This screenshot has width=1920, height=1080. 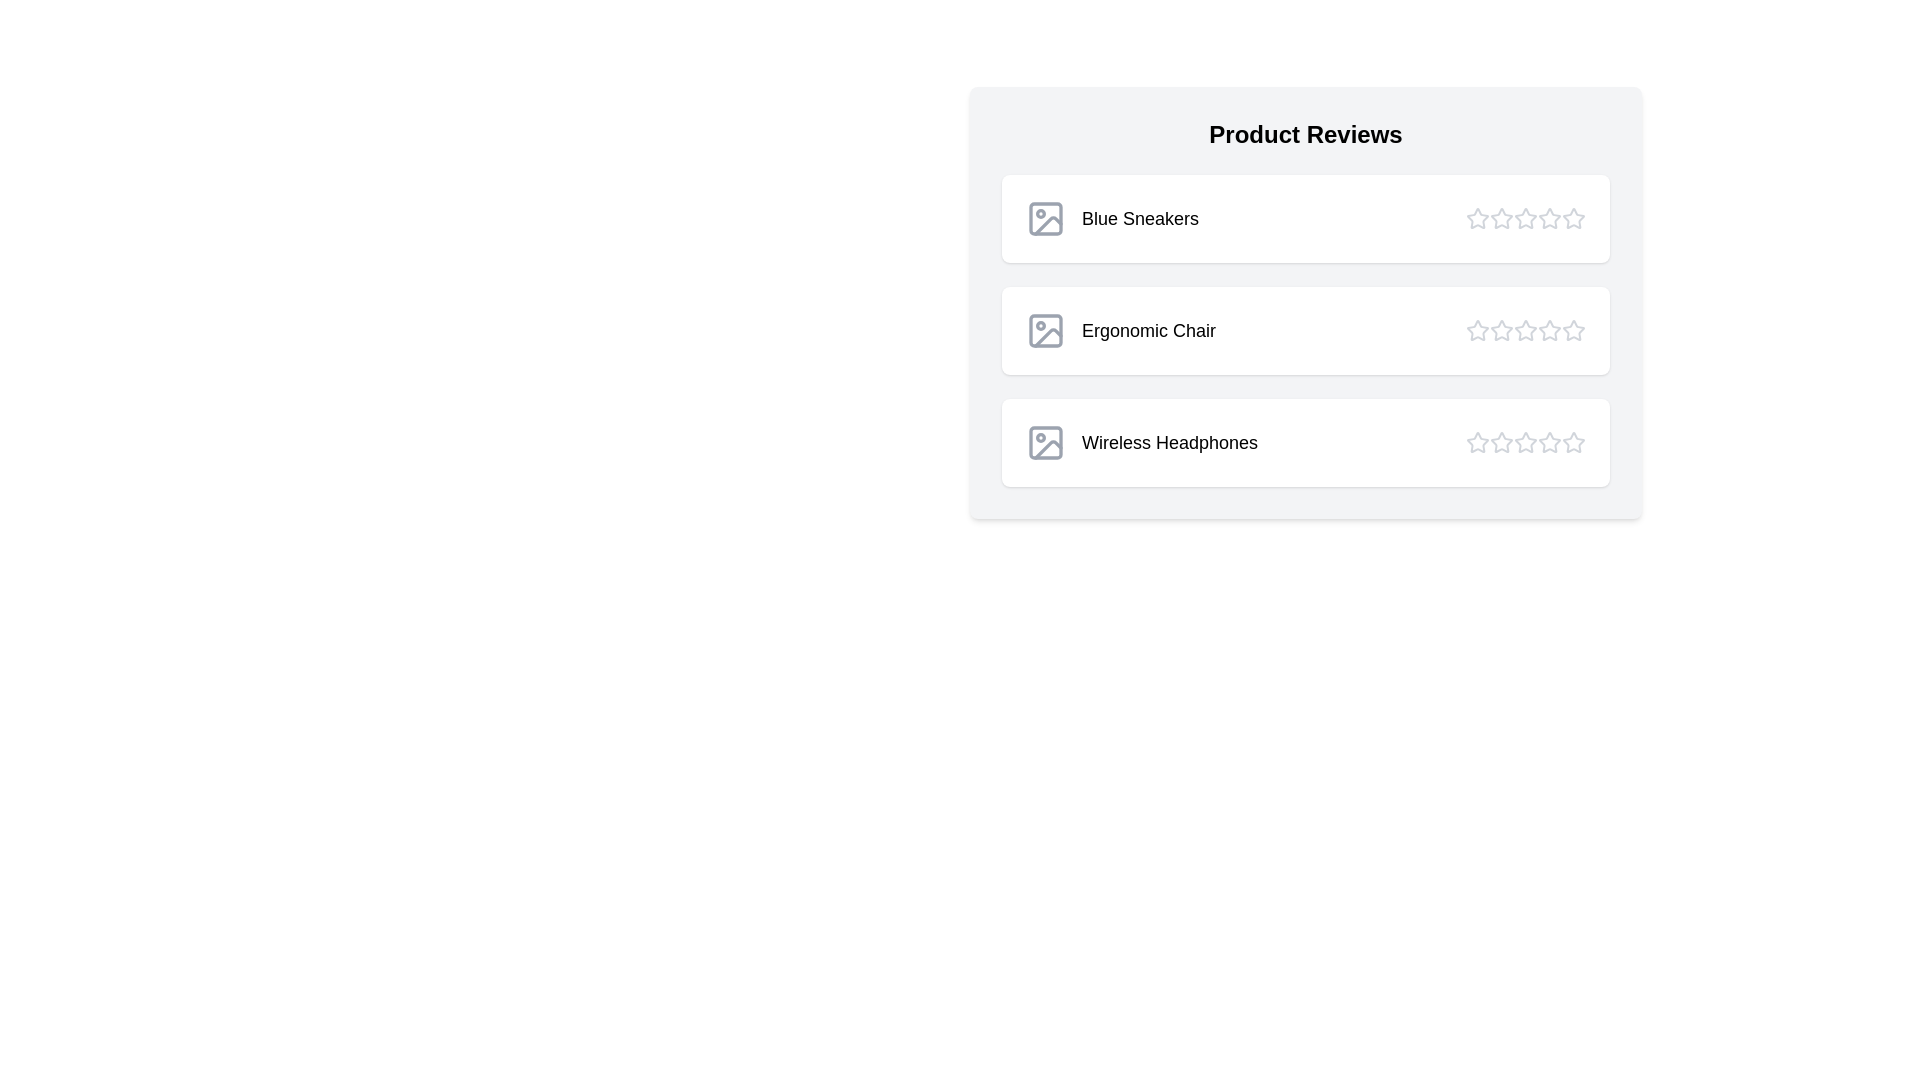 I want to click on the star corresponding to 4 stars for the product Ergonomic Chair, so click(x=1549, y=330).